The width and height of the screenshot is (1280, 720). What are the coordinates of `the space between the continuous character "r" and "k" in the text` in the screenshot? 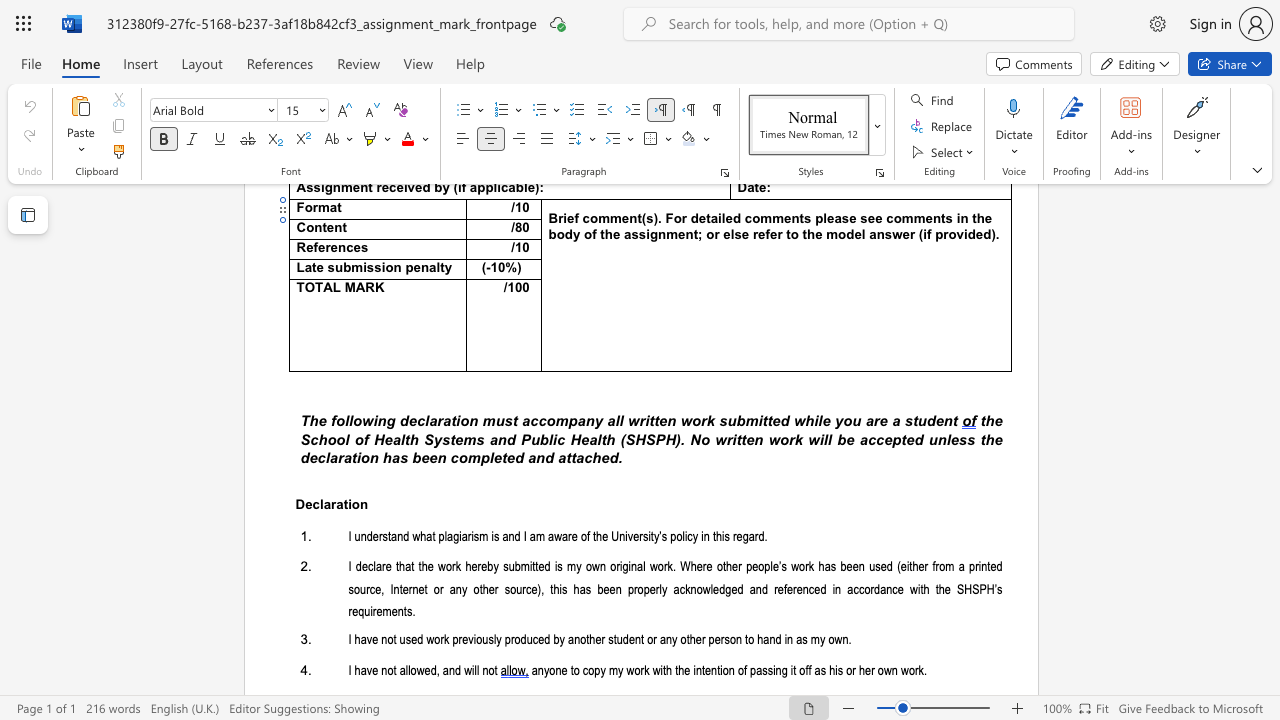 It's located at (455, 567).